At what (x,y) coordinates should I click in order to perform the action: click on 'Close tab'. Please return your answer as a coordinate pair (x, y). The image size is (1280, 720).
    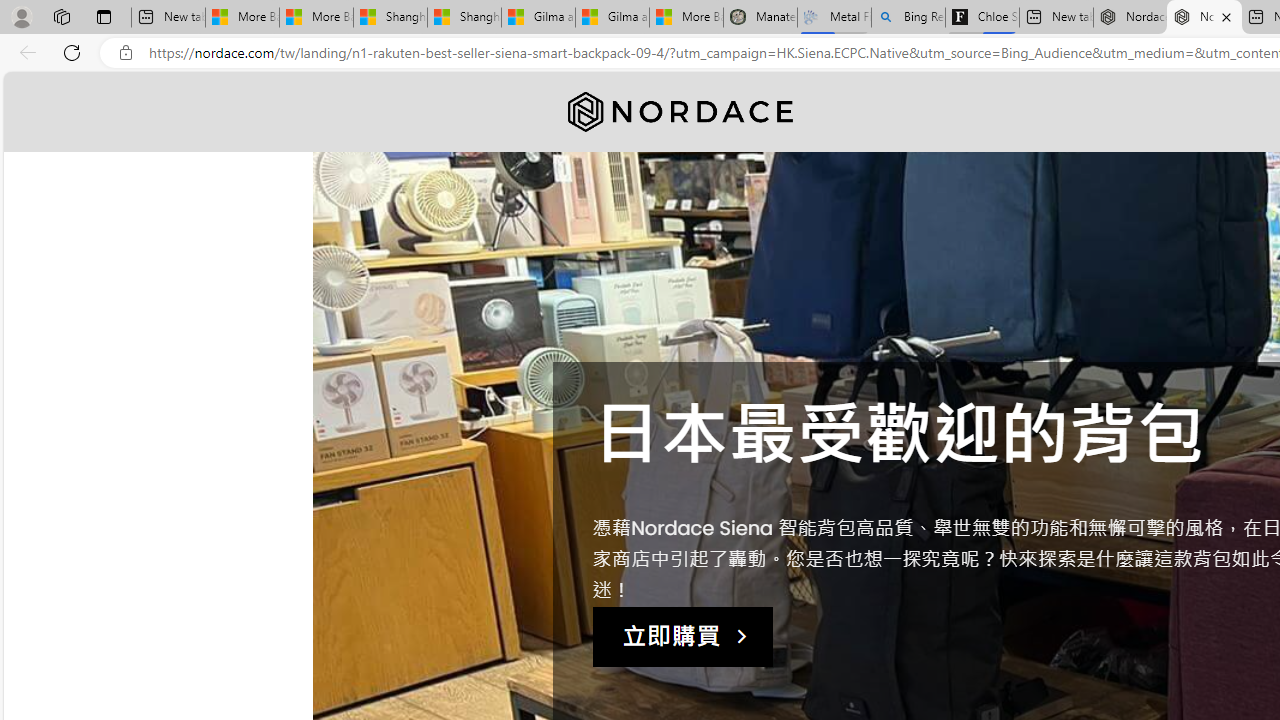
    Looking at the image, I should click on (1225, 17).